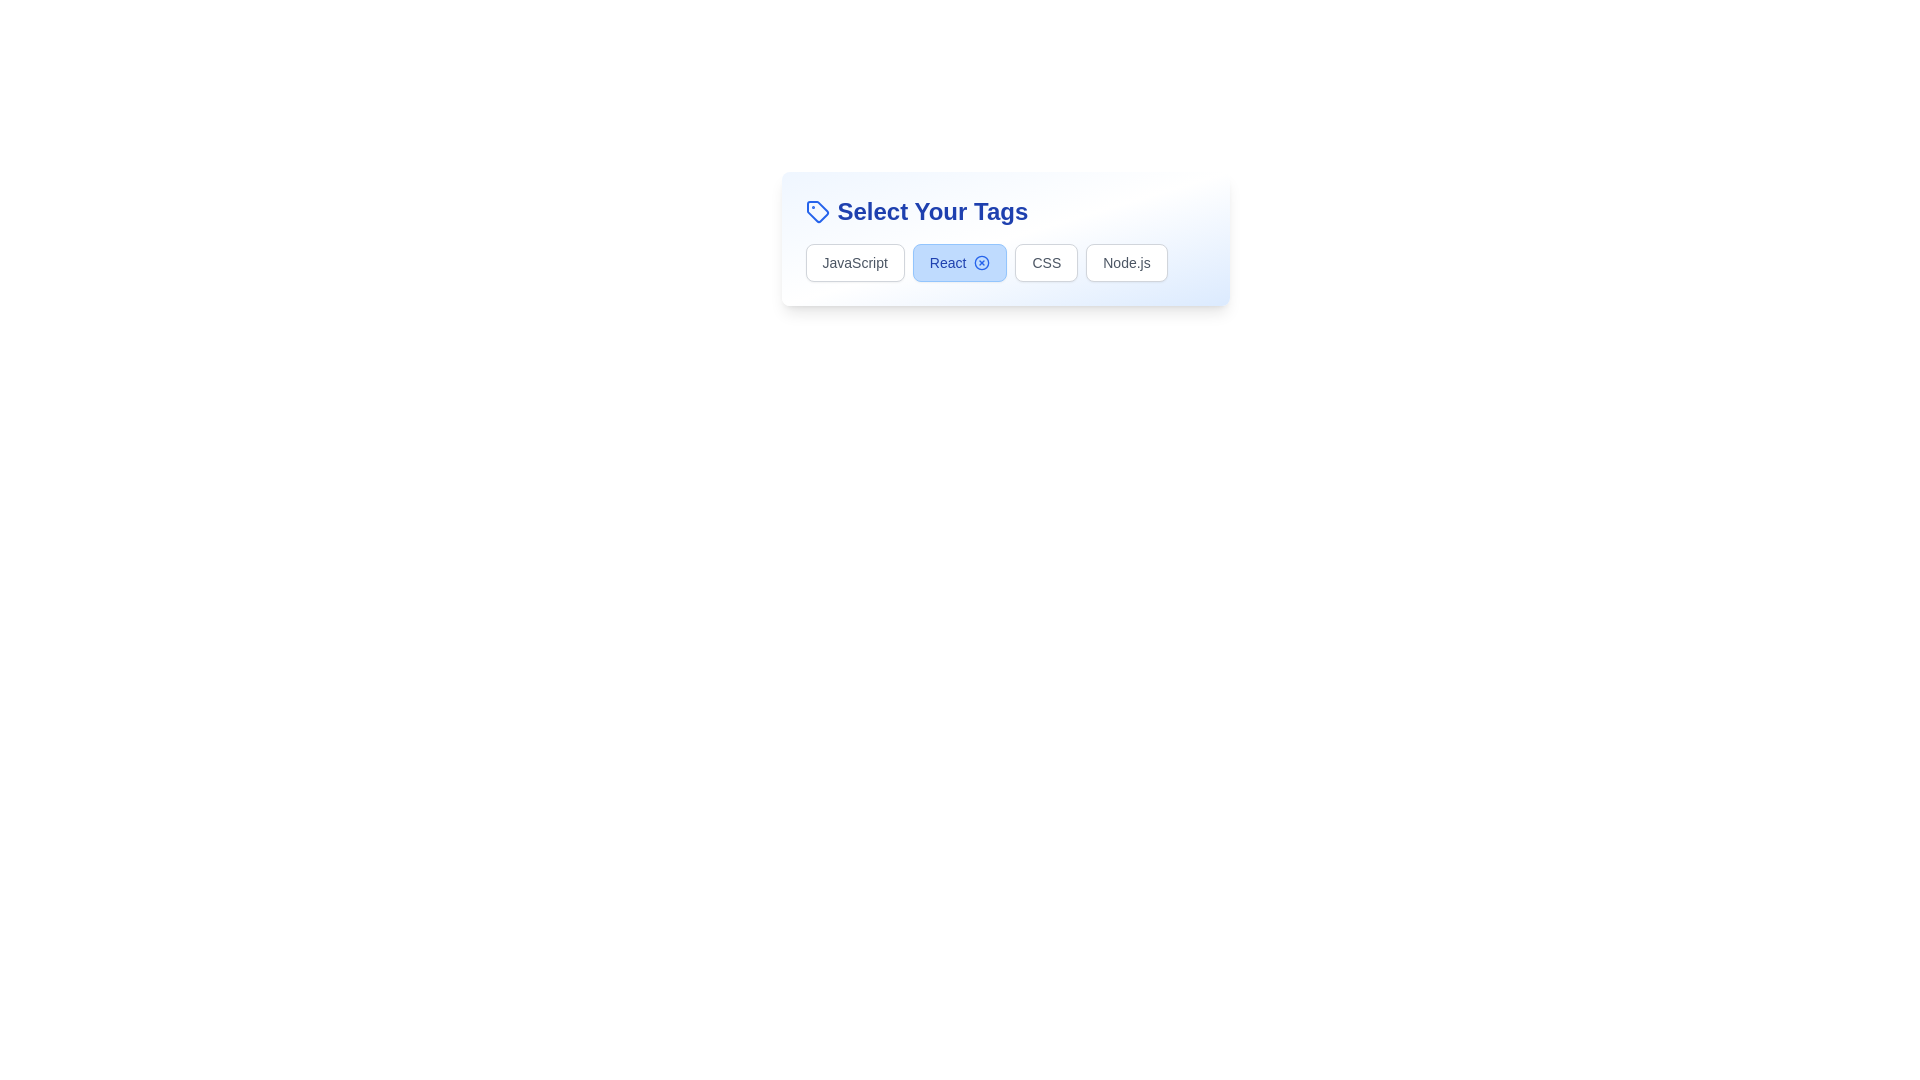  What do you see at coordinates (817, 212) in the screenshot?
I see `the diamond-shaped tag icon with a blue outline, located to the left of the 'Select Your Tags' heading` at bounding box center [817, 212].